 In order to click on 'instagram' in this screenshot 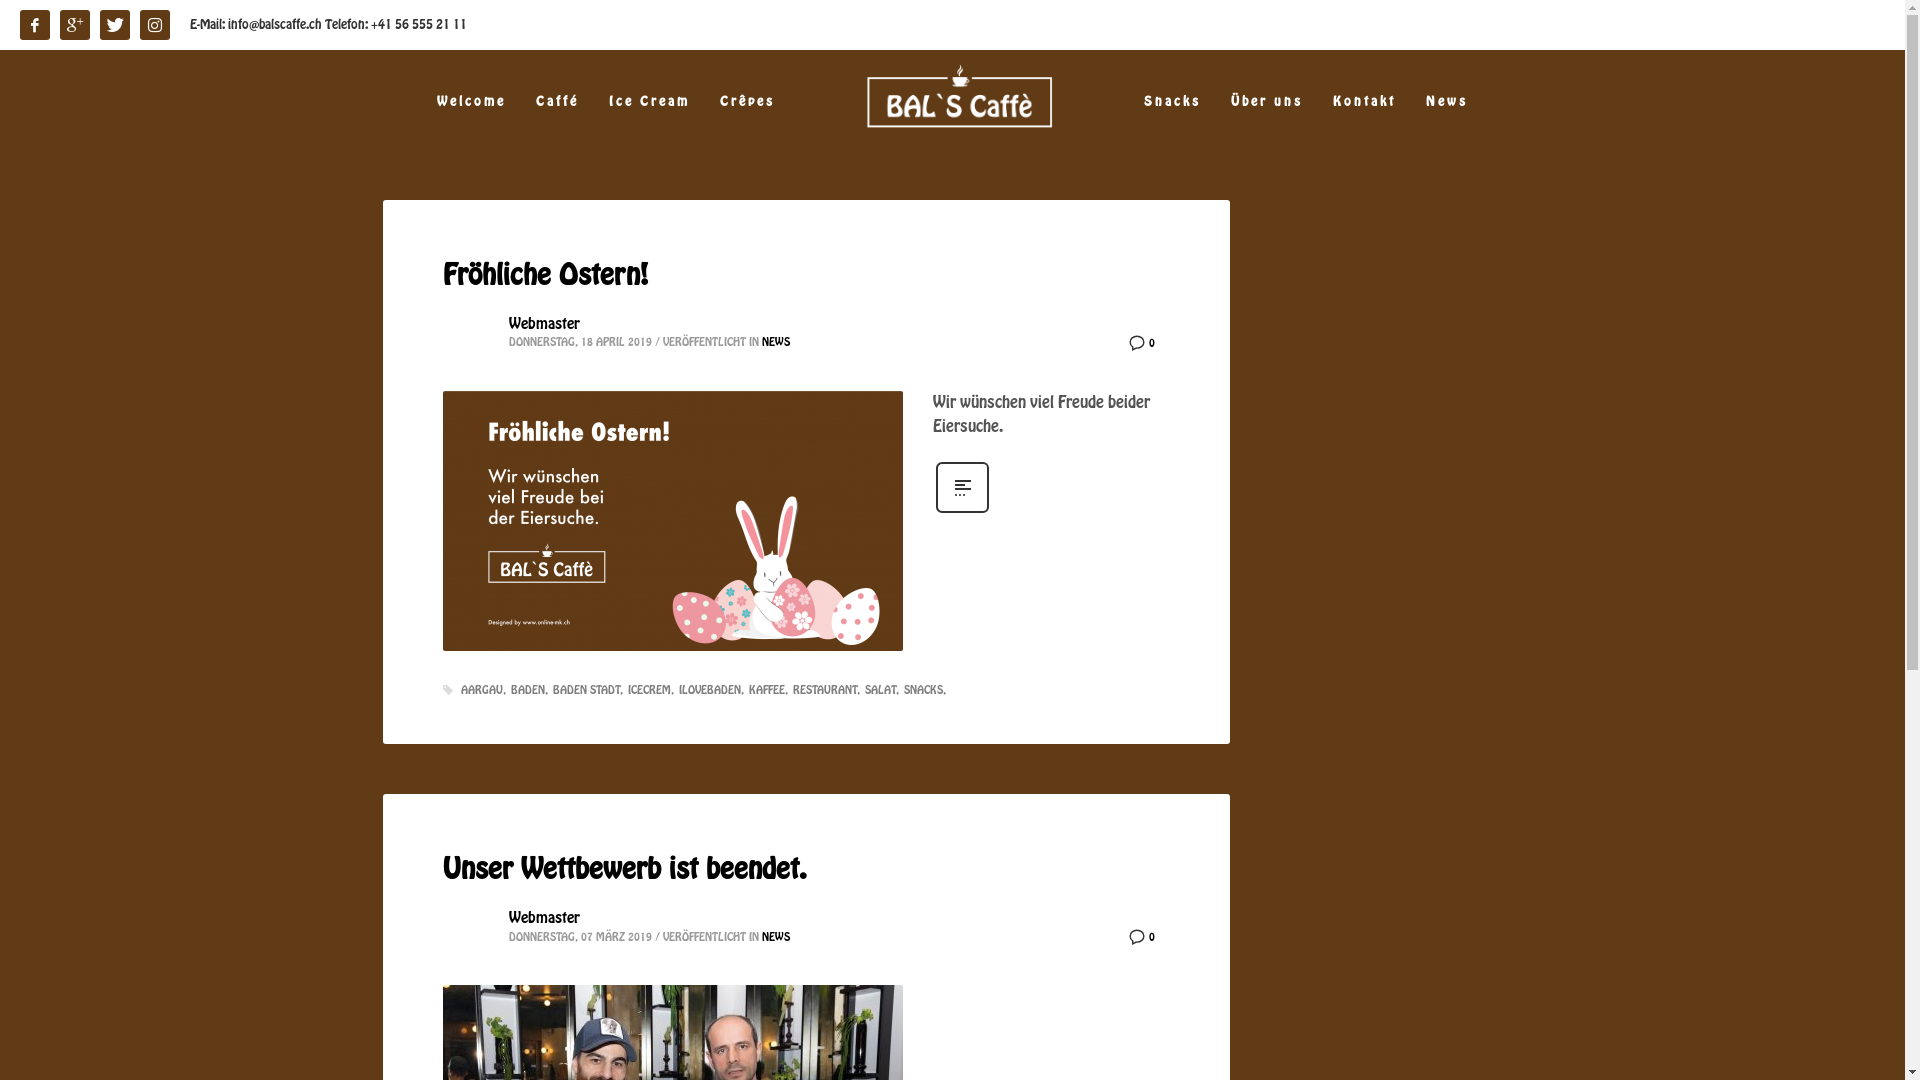, I will do `click(153, 24)`.